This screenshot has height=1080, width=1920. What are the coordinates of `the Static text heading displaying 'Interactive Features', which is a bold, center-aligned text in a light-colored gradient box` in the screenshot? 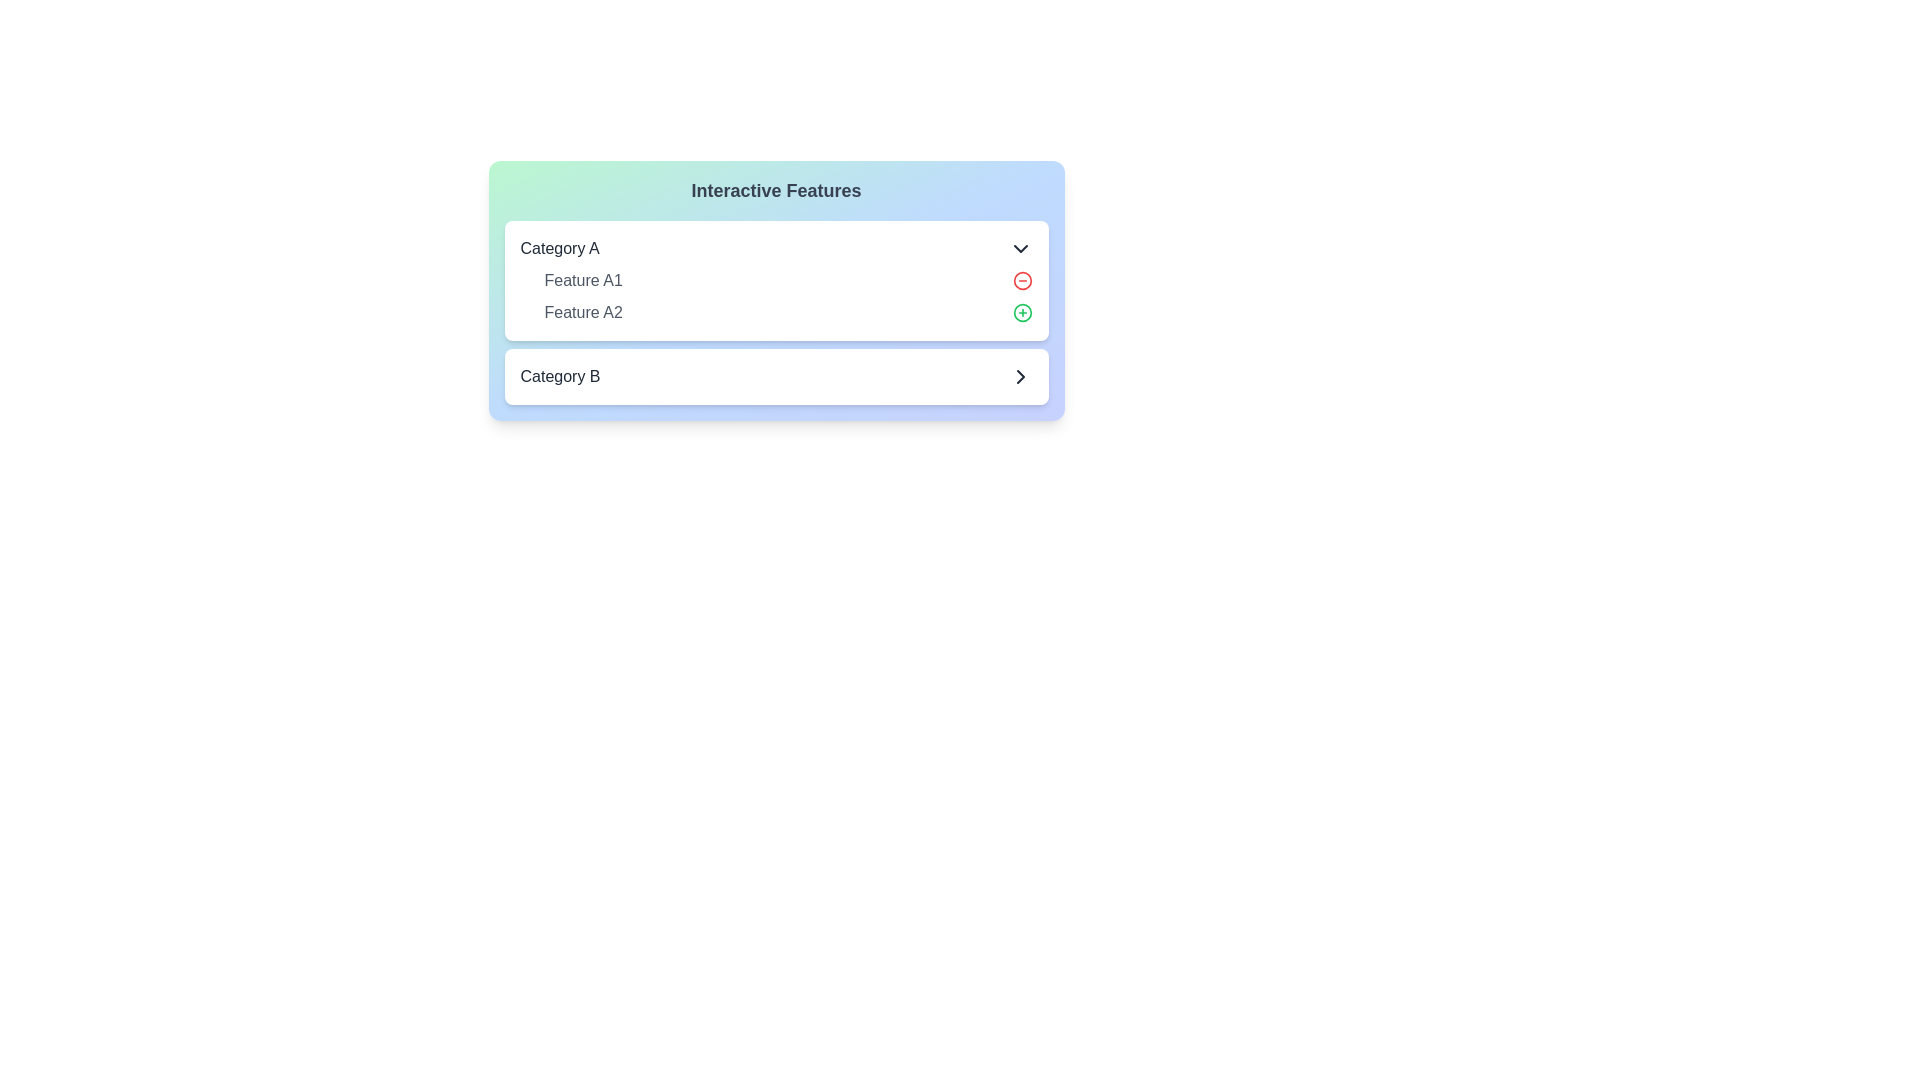 It's located at (775, 191).